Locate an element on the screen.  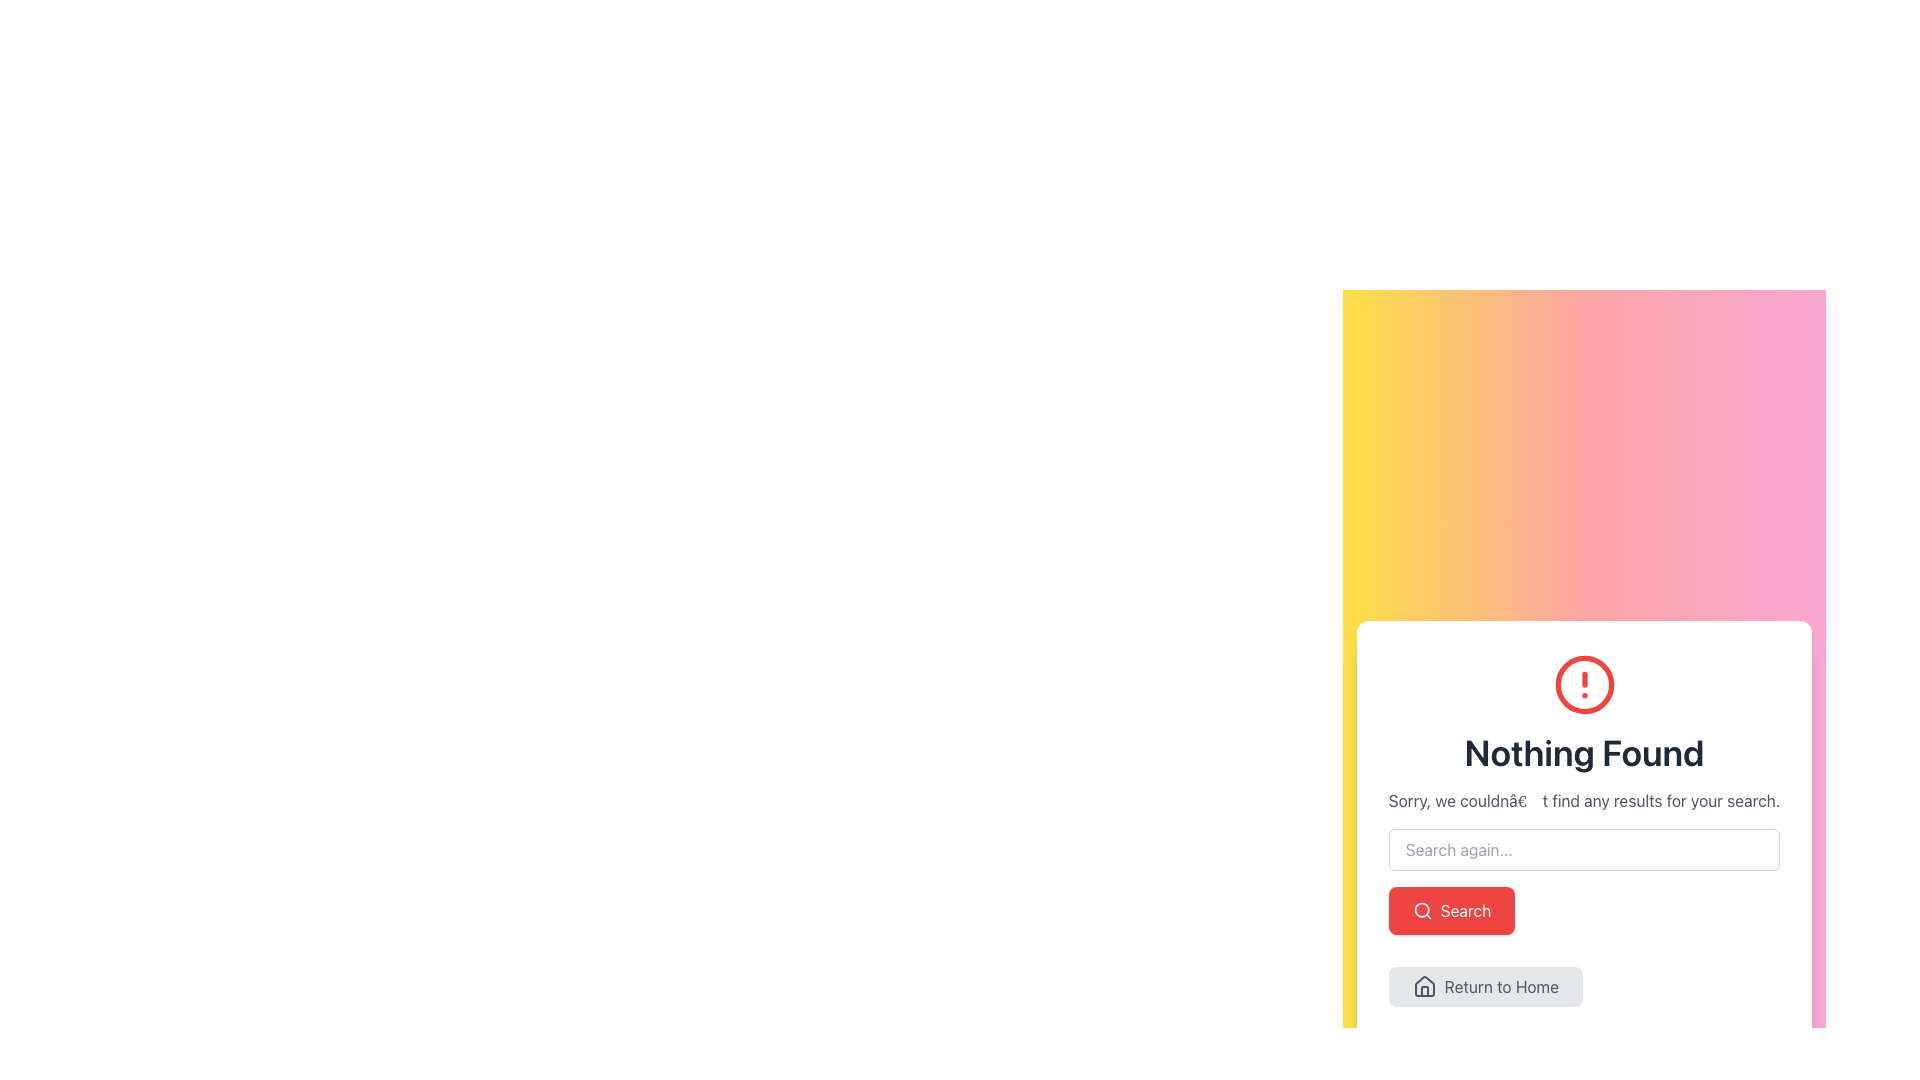
the 'Return to Home' button, which is a horizontally-aligned button with a light gray background and a house icon on the left, located near the lower section of the layout is located at coordinates (1485, 986).